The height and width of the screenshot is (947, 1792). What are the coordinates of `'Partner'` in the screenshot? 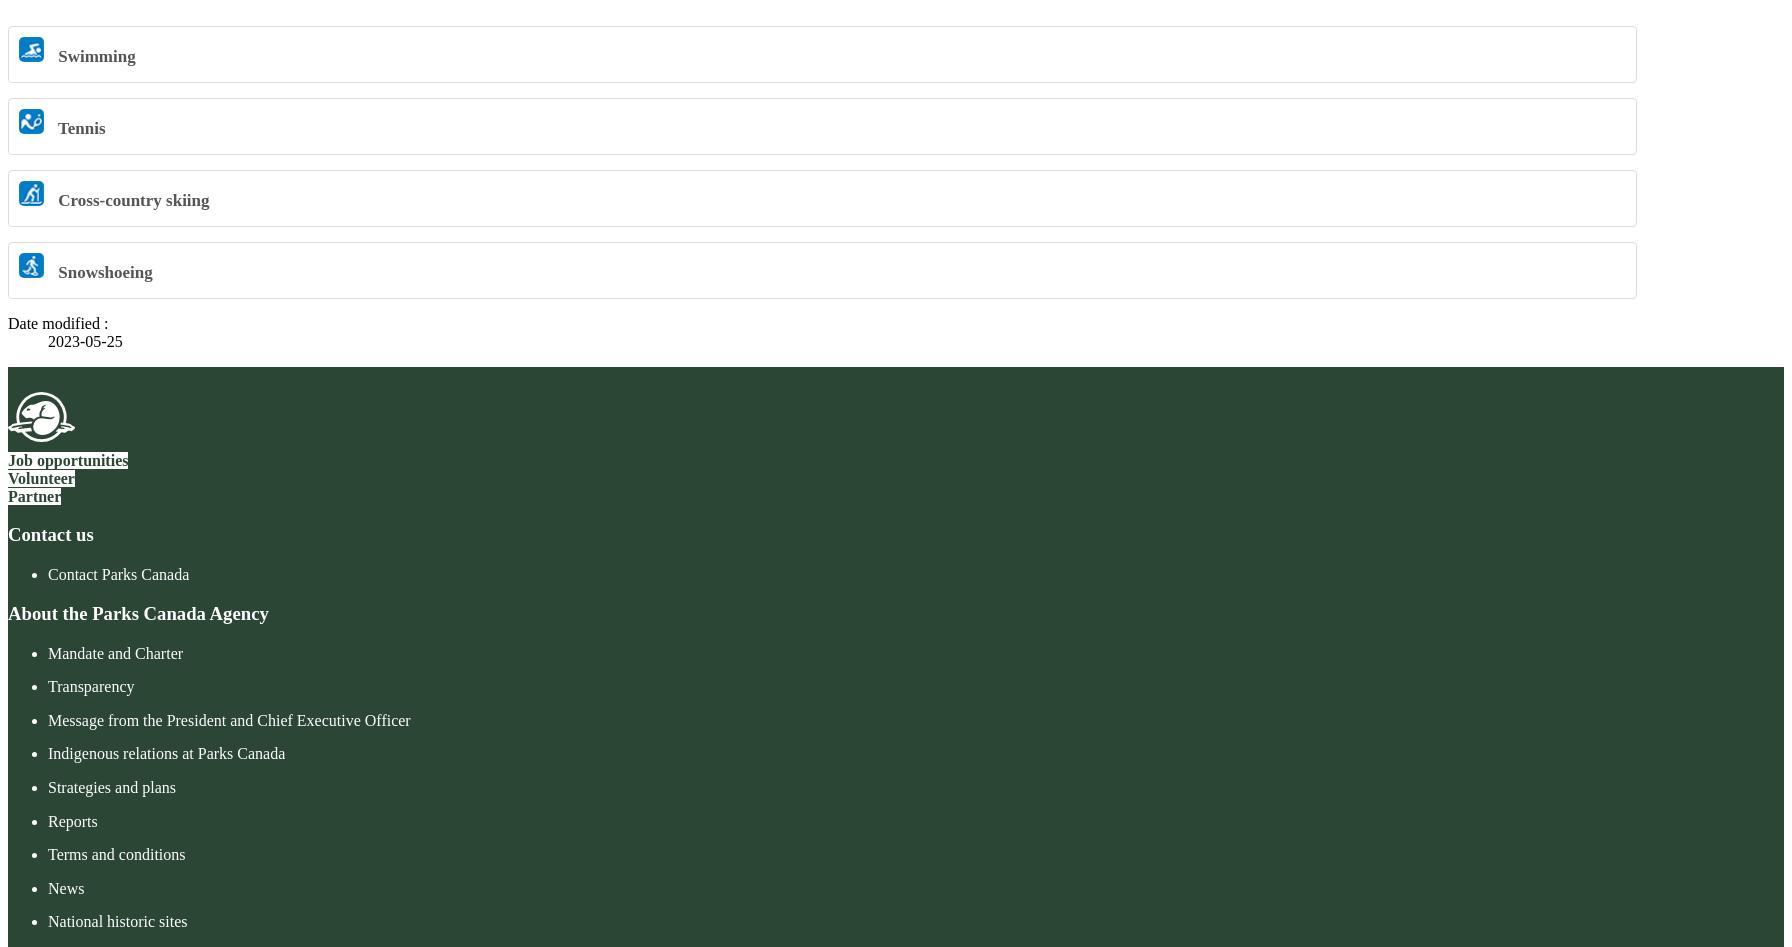 It's located at (8, 494).